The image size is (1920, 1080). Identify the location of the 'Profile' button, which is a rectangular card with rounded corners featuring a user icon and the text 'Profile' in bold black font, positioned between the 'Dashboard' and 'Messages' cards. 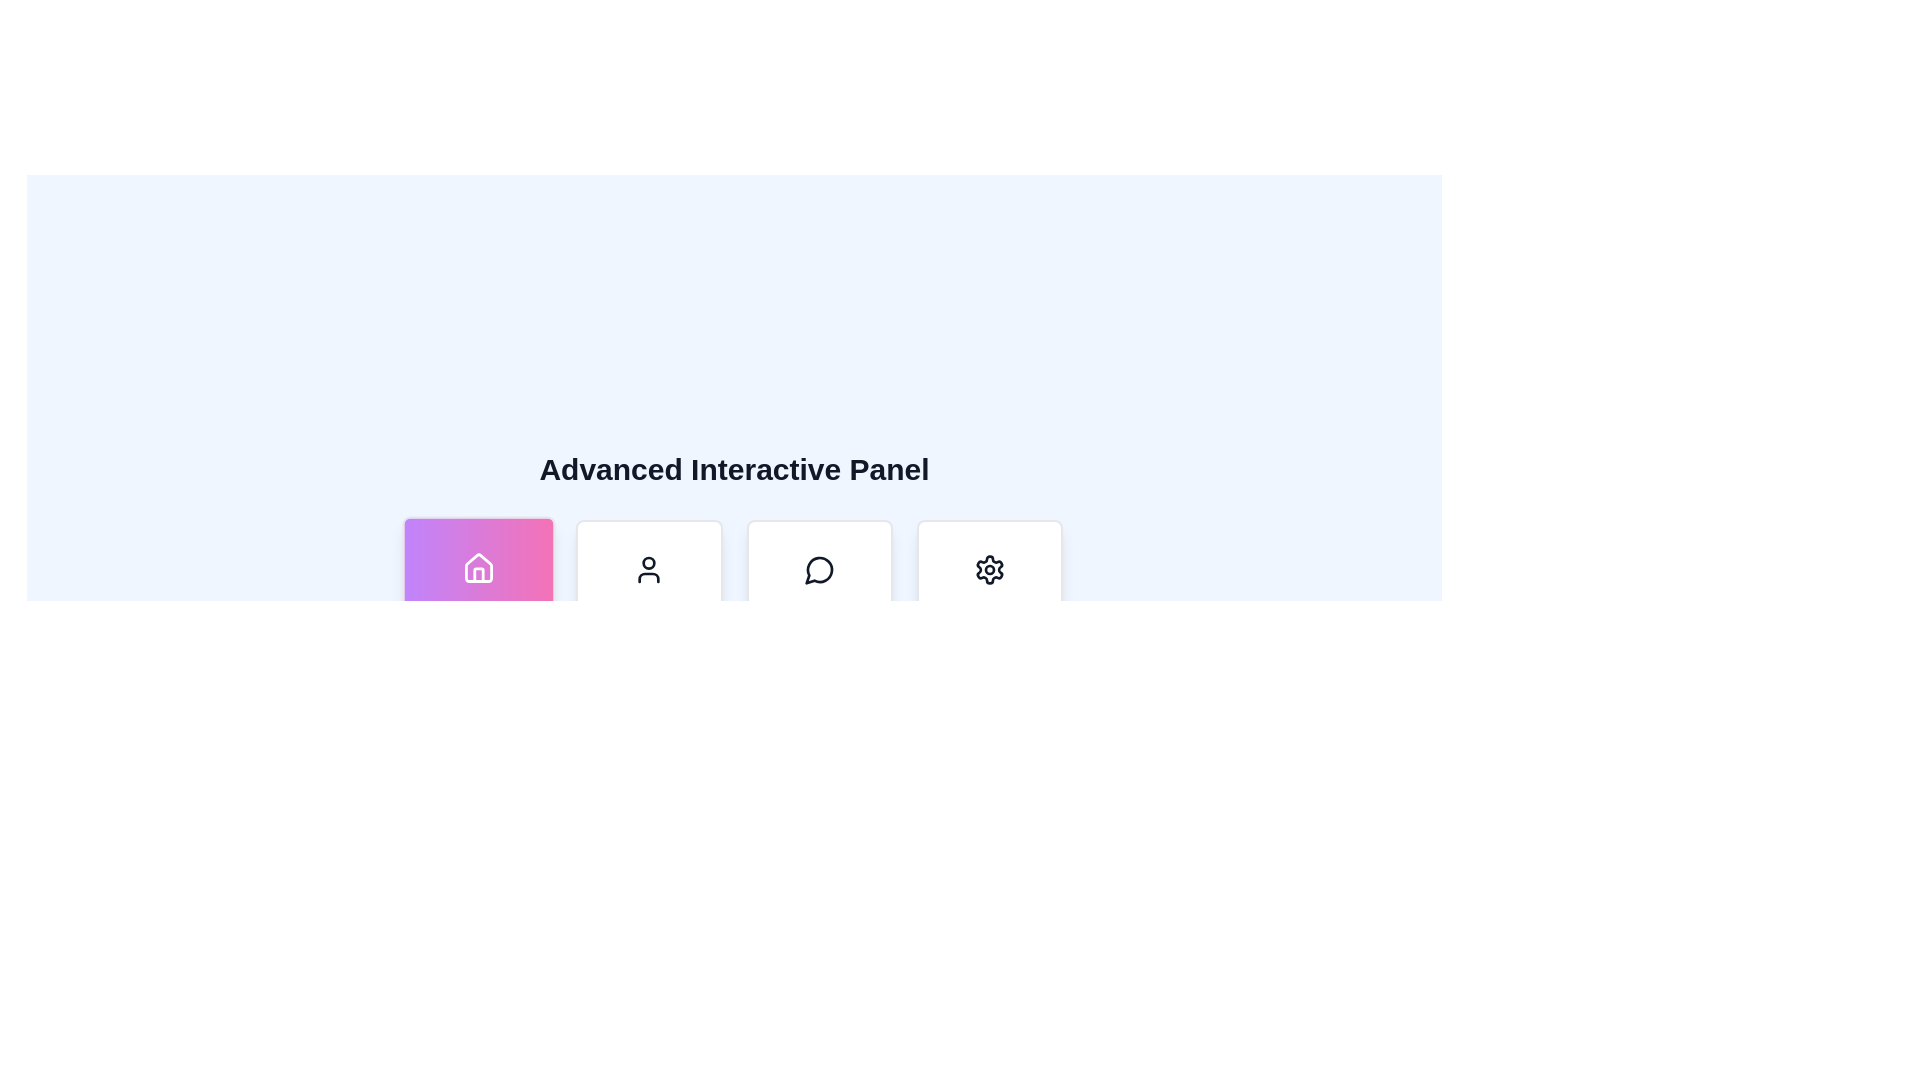
(649, 590).